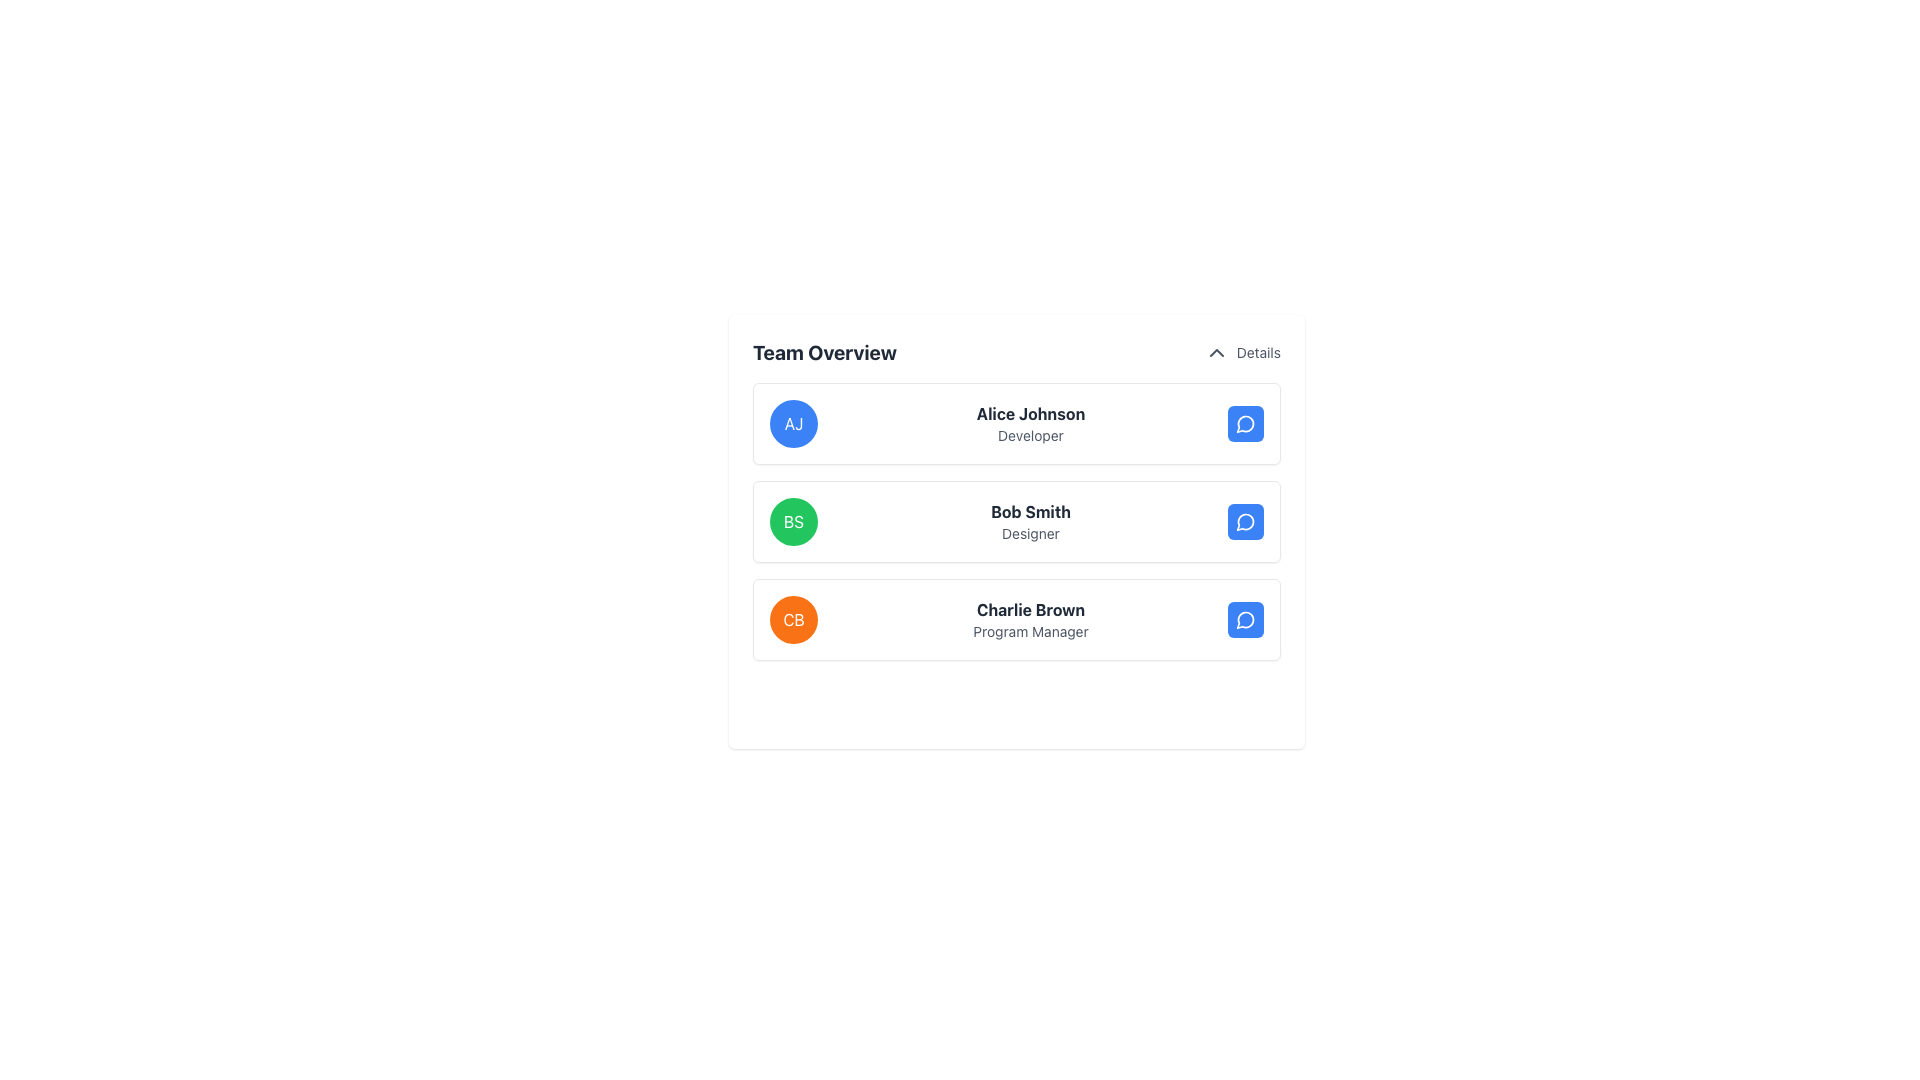 This screenshot has height=1080, width=1920. What do you see at coordinates (1017, 700) in the screenshot?
I see `the button to add a new member to the team, located below the last team member's card, 'Charlie Brown - Program Manager', in the 'Team Overview' section` at bounding box center [1017, 700].